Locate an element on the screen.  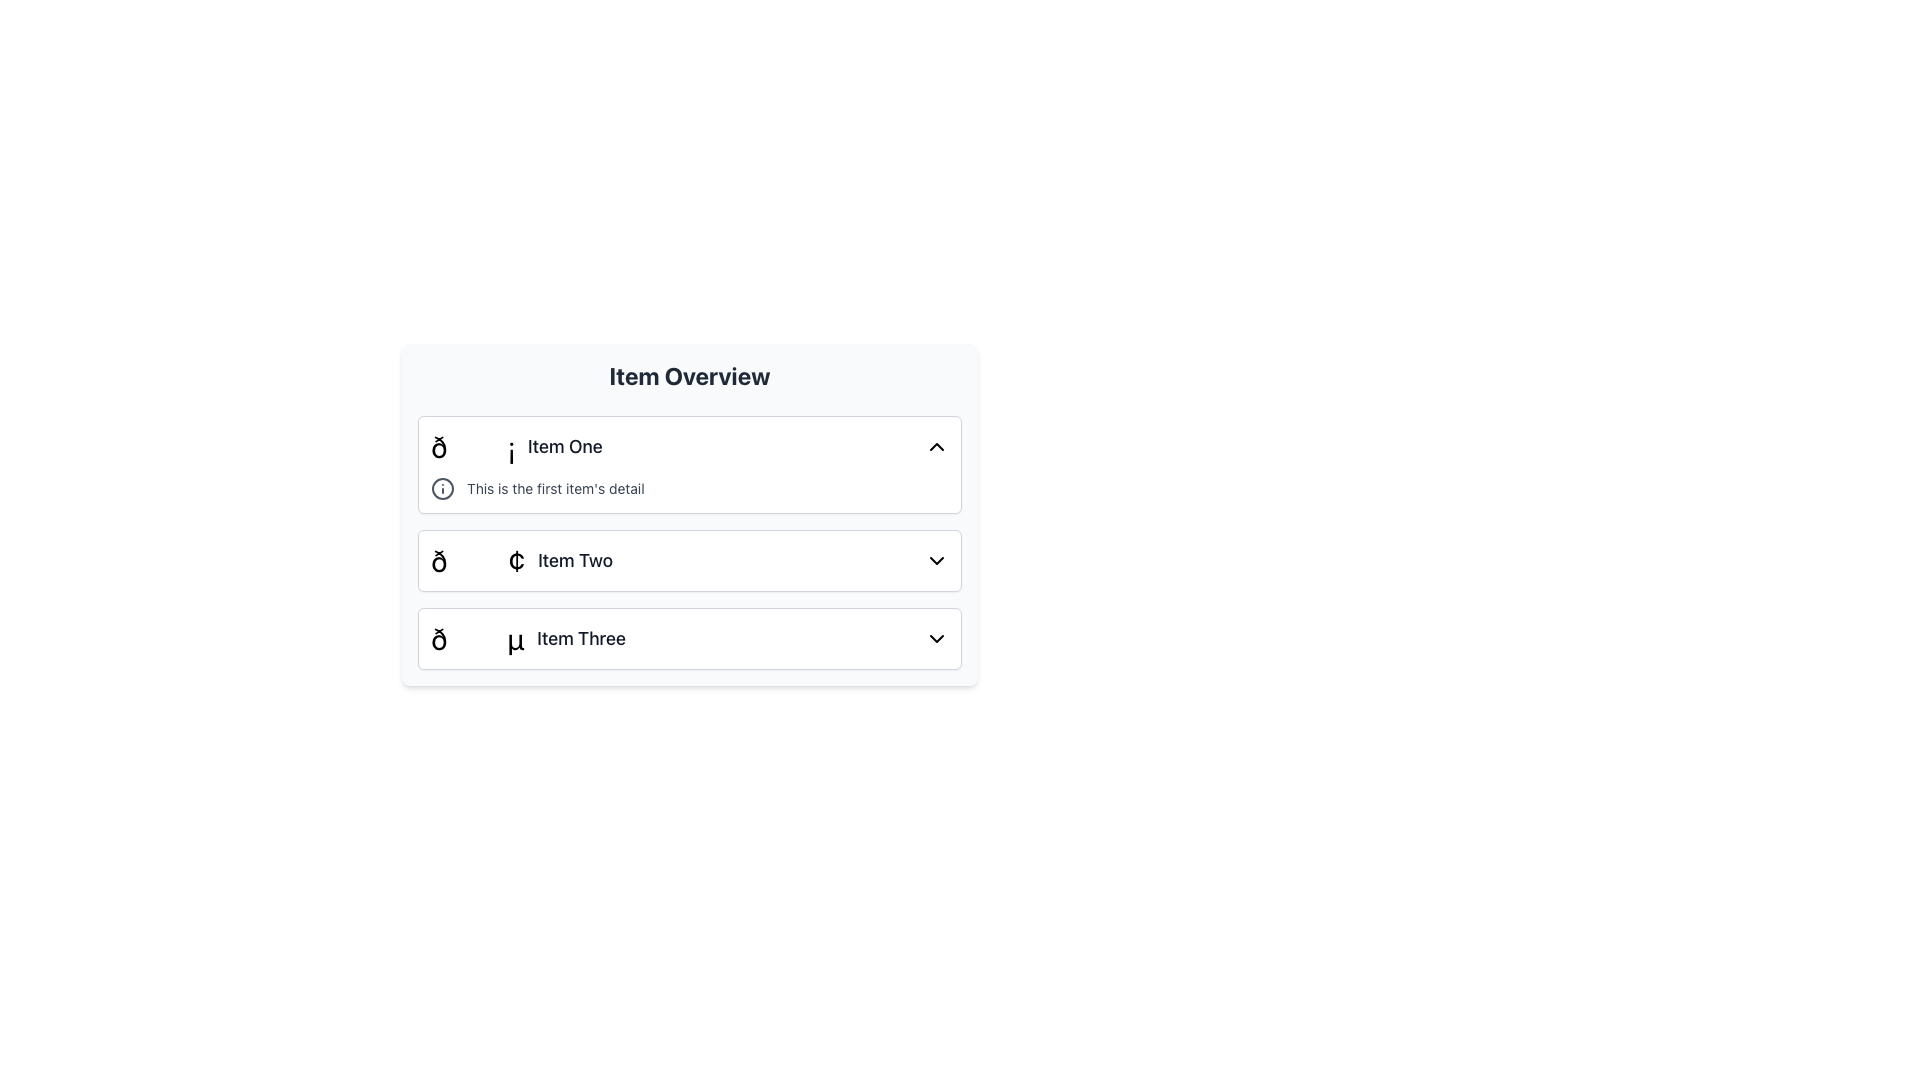
the toggle icon located in the rightmost section of the first list item labeled 'Item One' is located at coordinates (935, 446).